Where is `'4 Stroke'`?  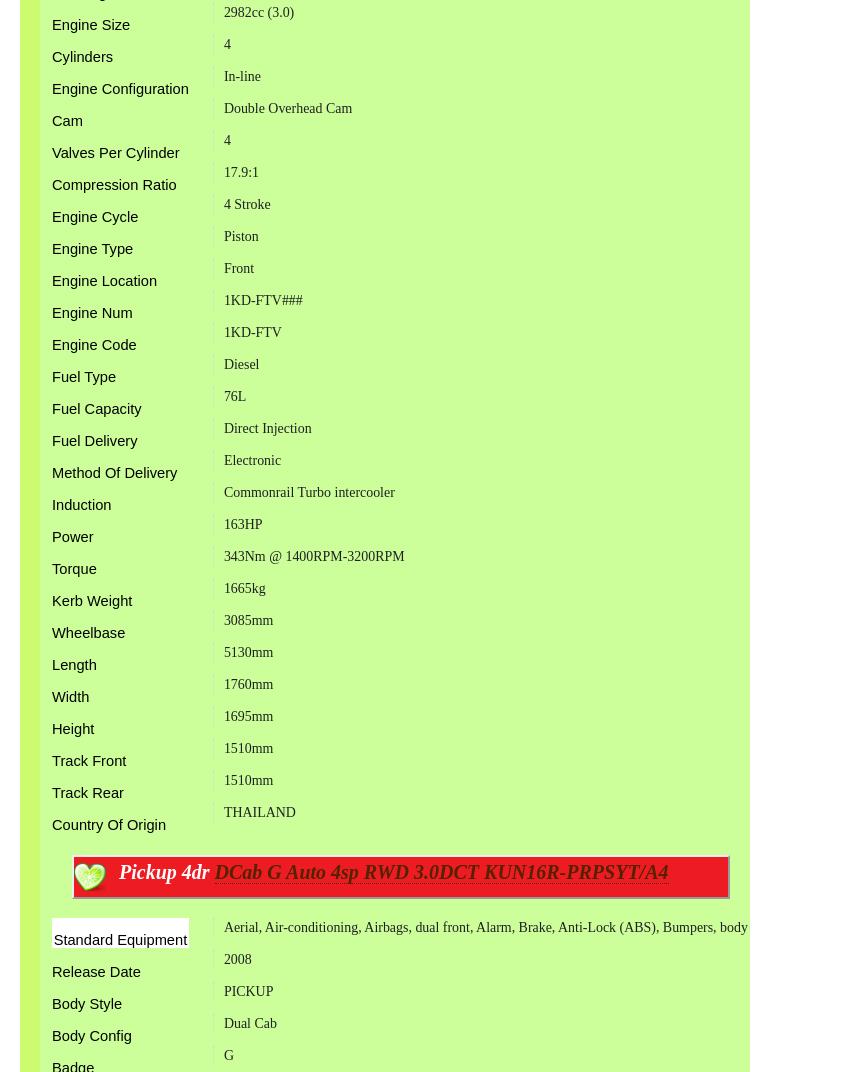 '4 Stroke' is located at coordinates (245, 204).